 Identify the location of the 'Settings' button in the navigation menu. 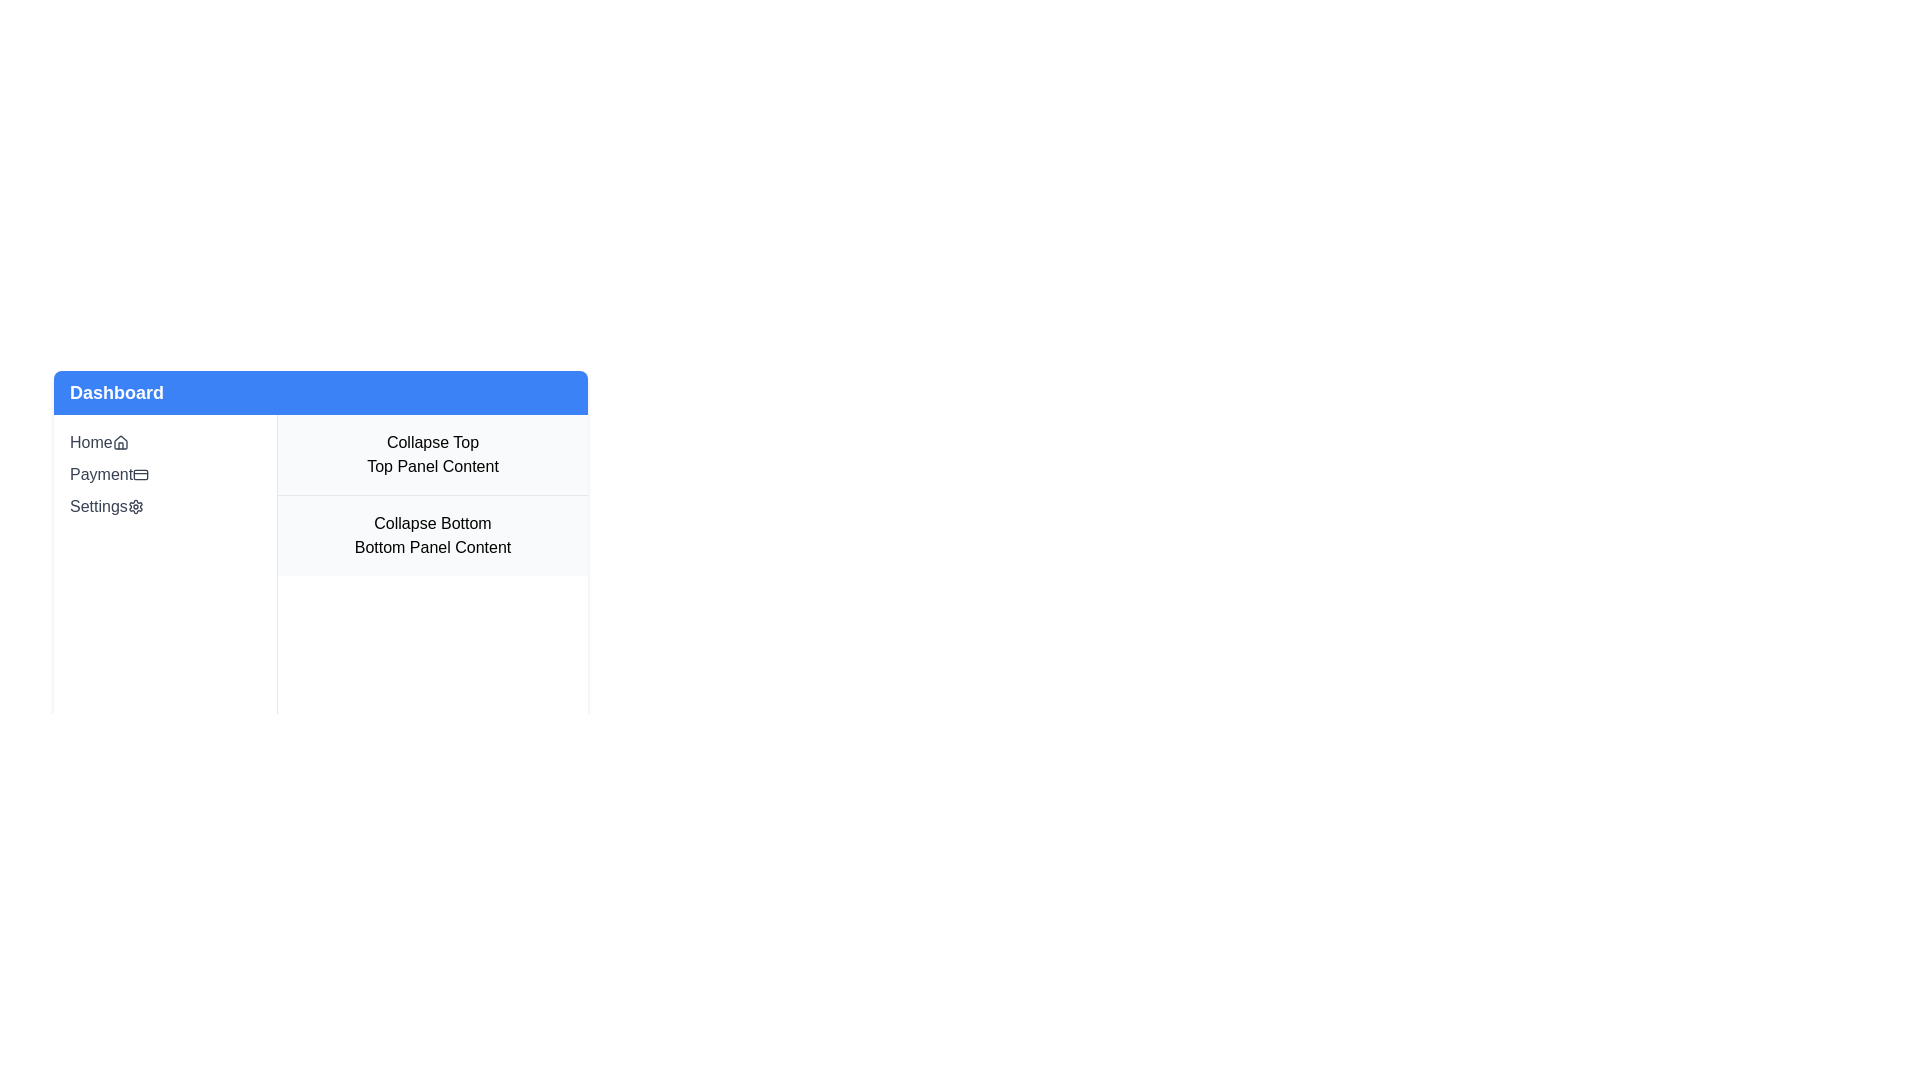
(165, 505).